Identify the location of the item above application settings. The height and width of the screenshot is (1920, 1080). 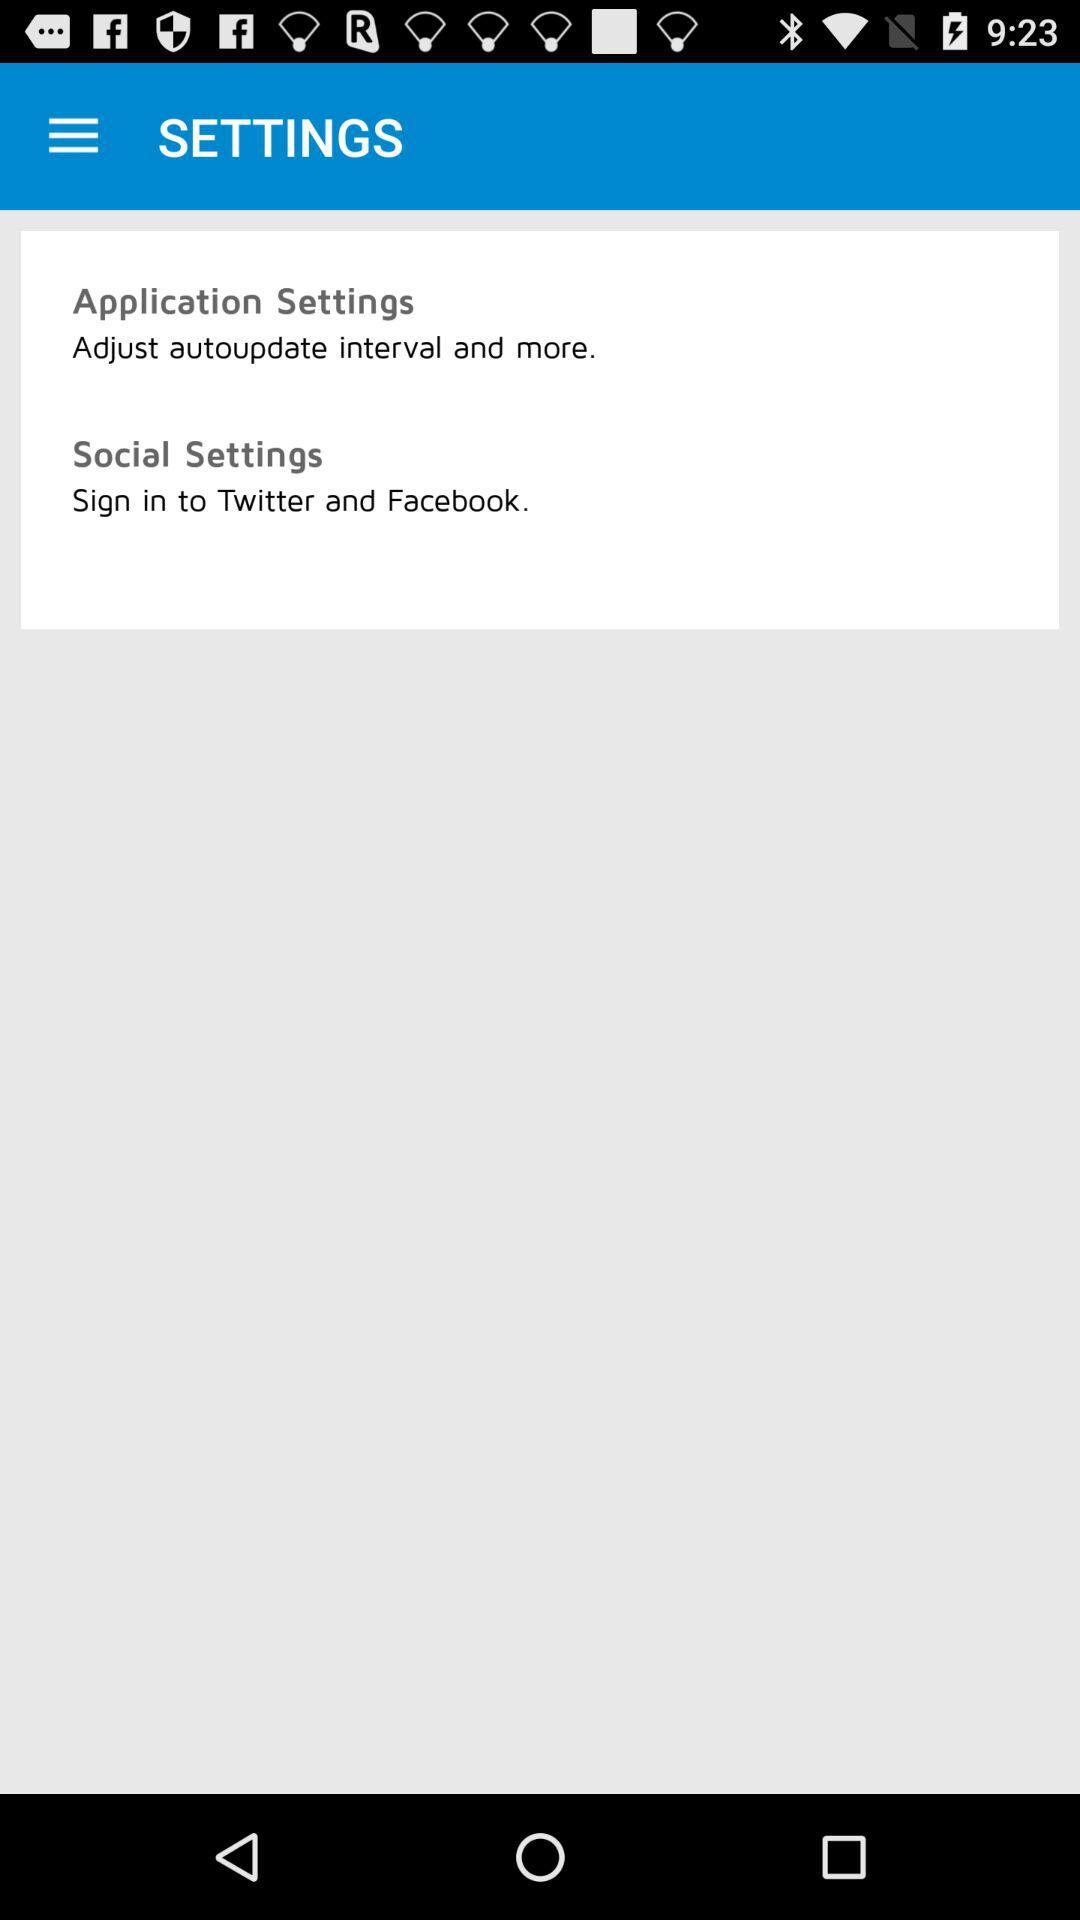
(72, 135).